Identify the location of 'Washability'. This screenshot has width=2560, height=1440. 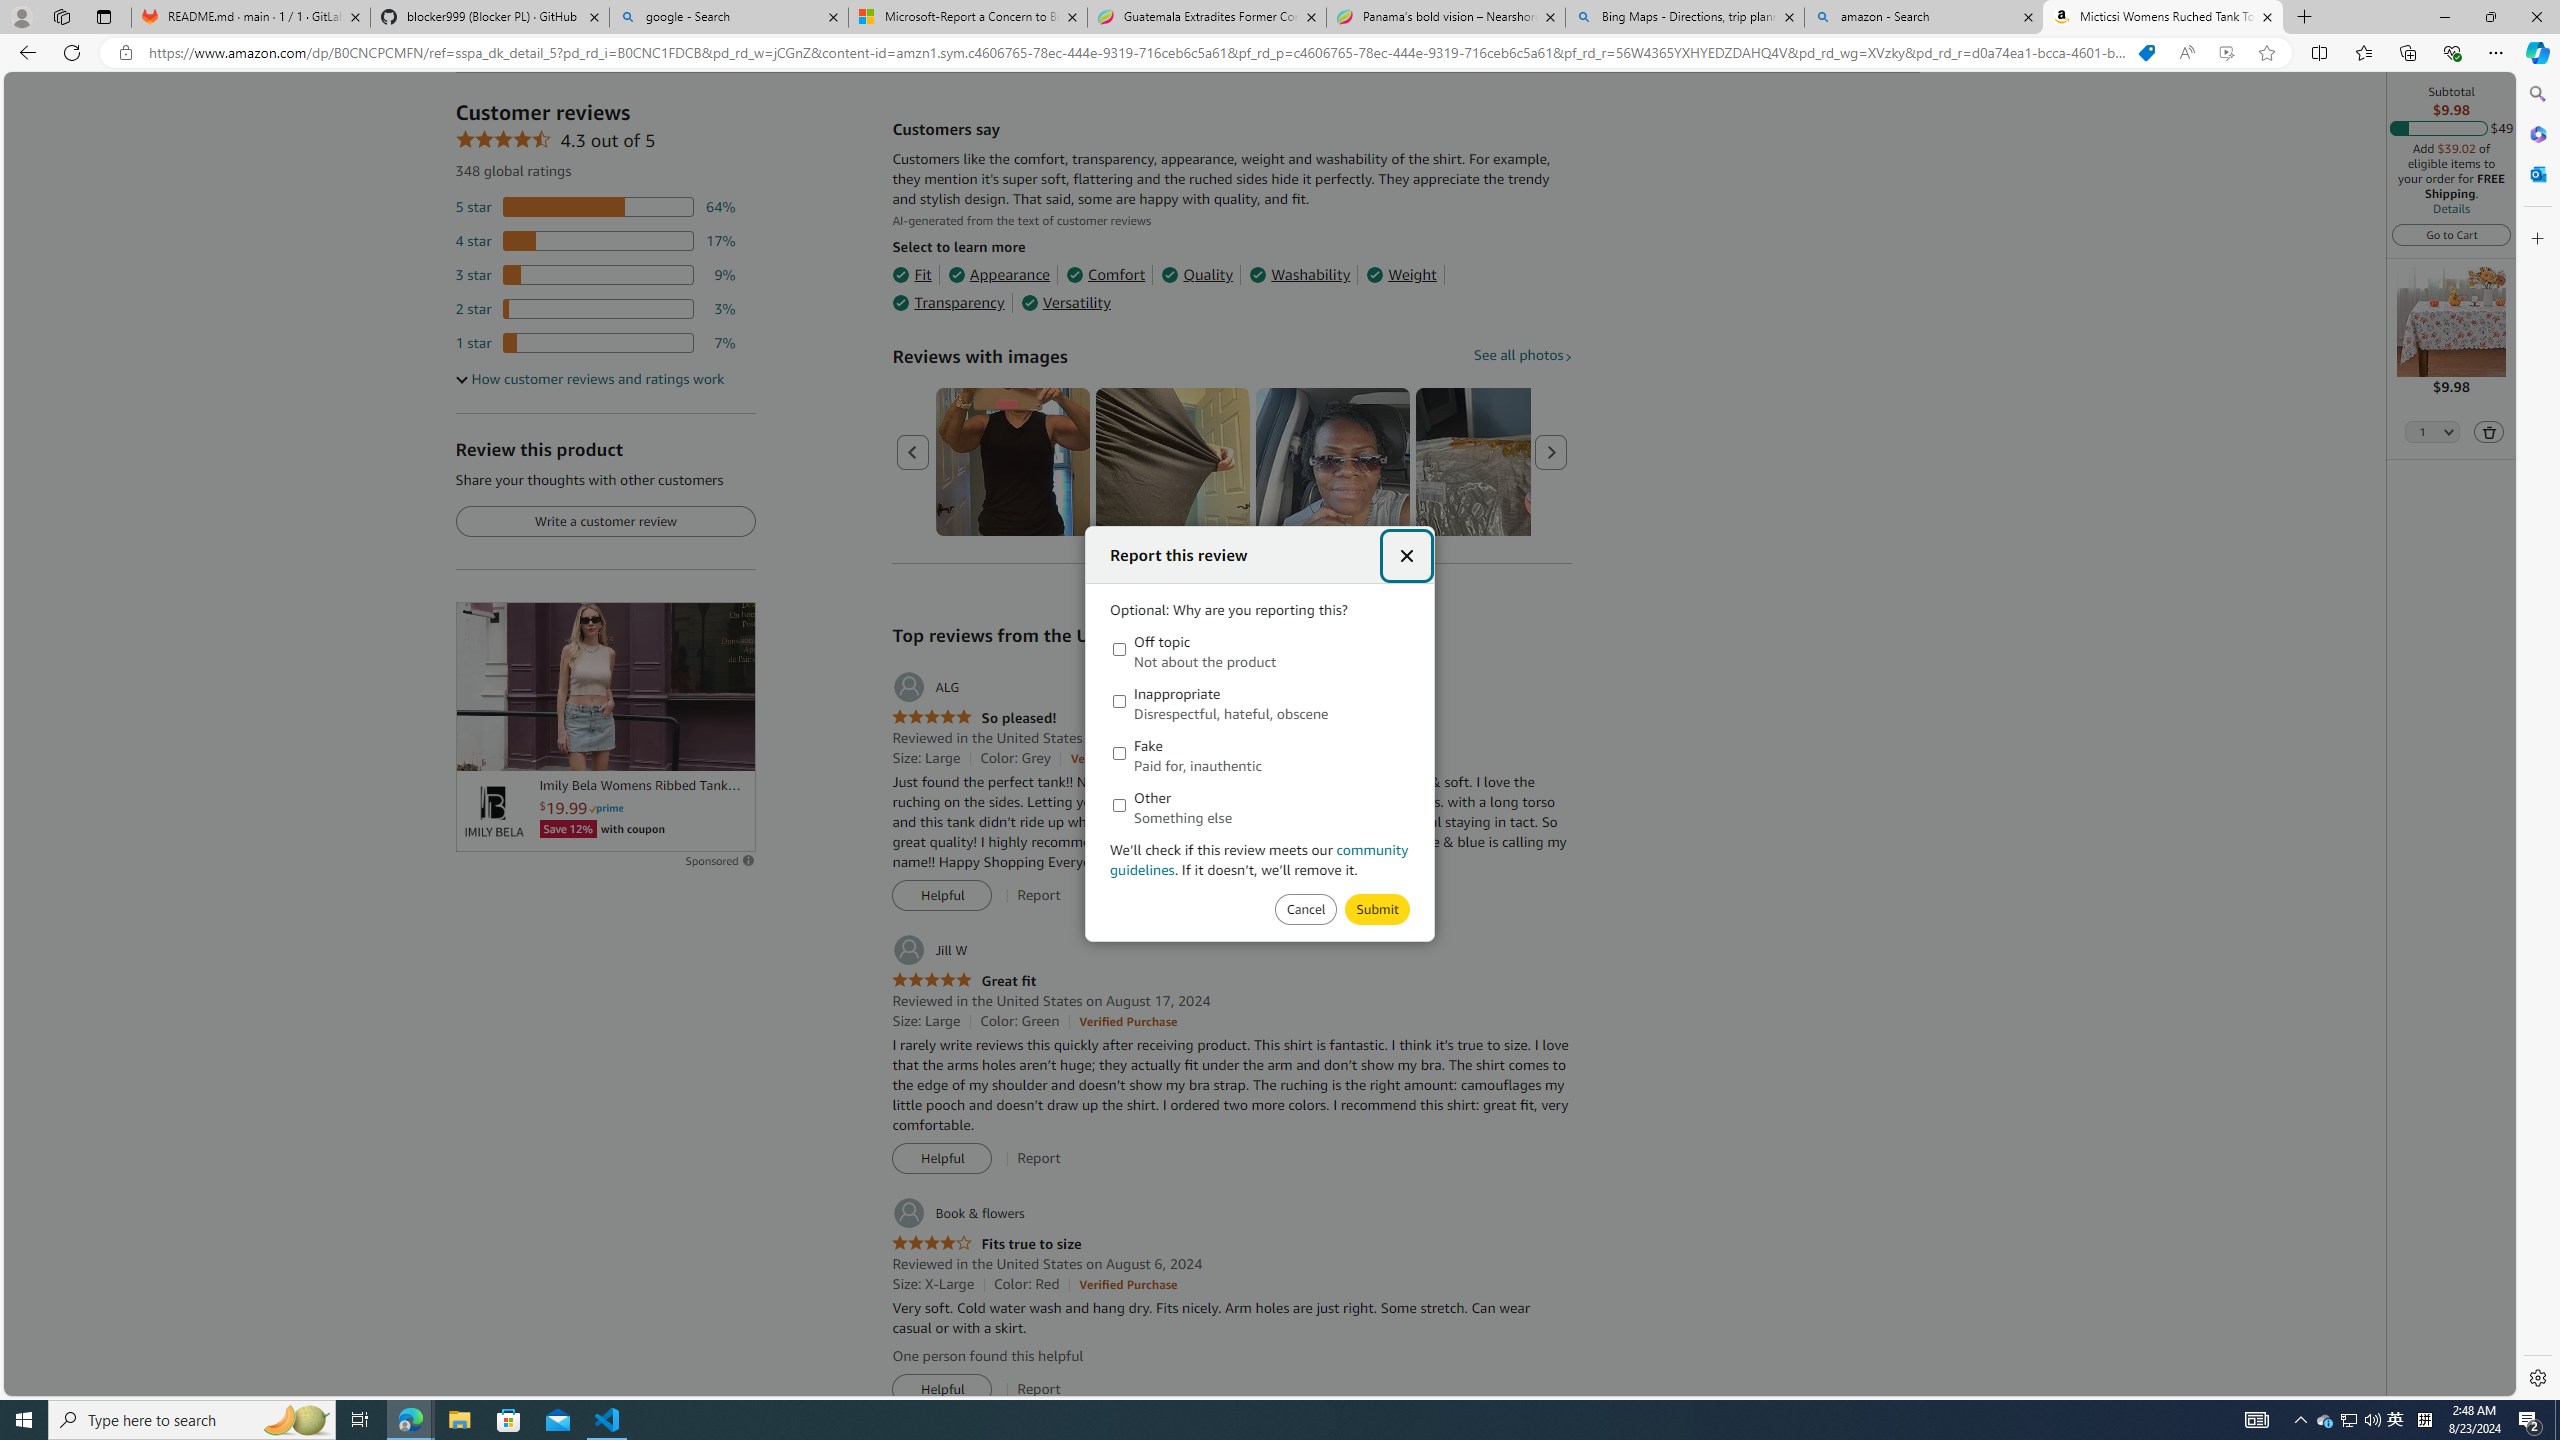
(1300, 275).